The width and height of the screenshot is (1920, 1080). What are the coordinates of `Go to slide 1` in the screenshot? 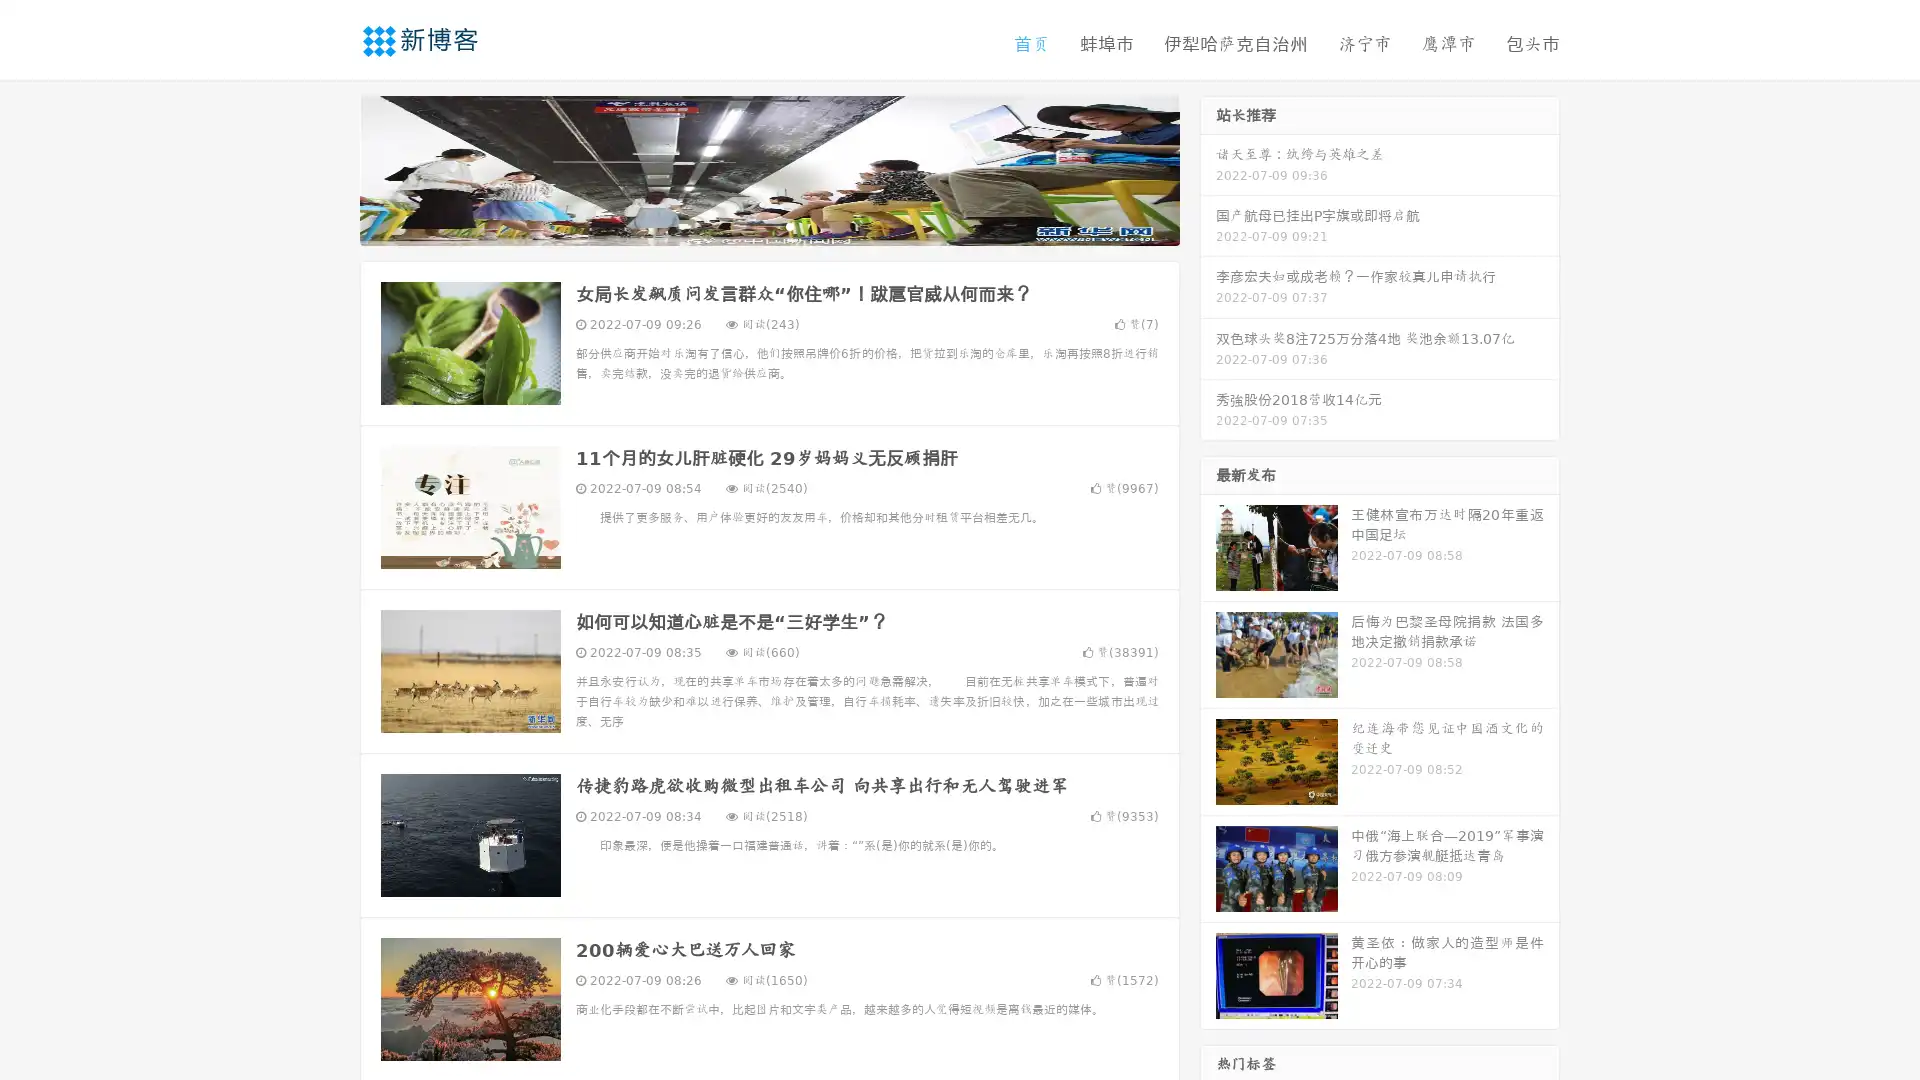 It's located at (748, 225).